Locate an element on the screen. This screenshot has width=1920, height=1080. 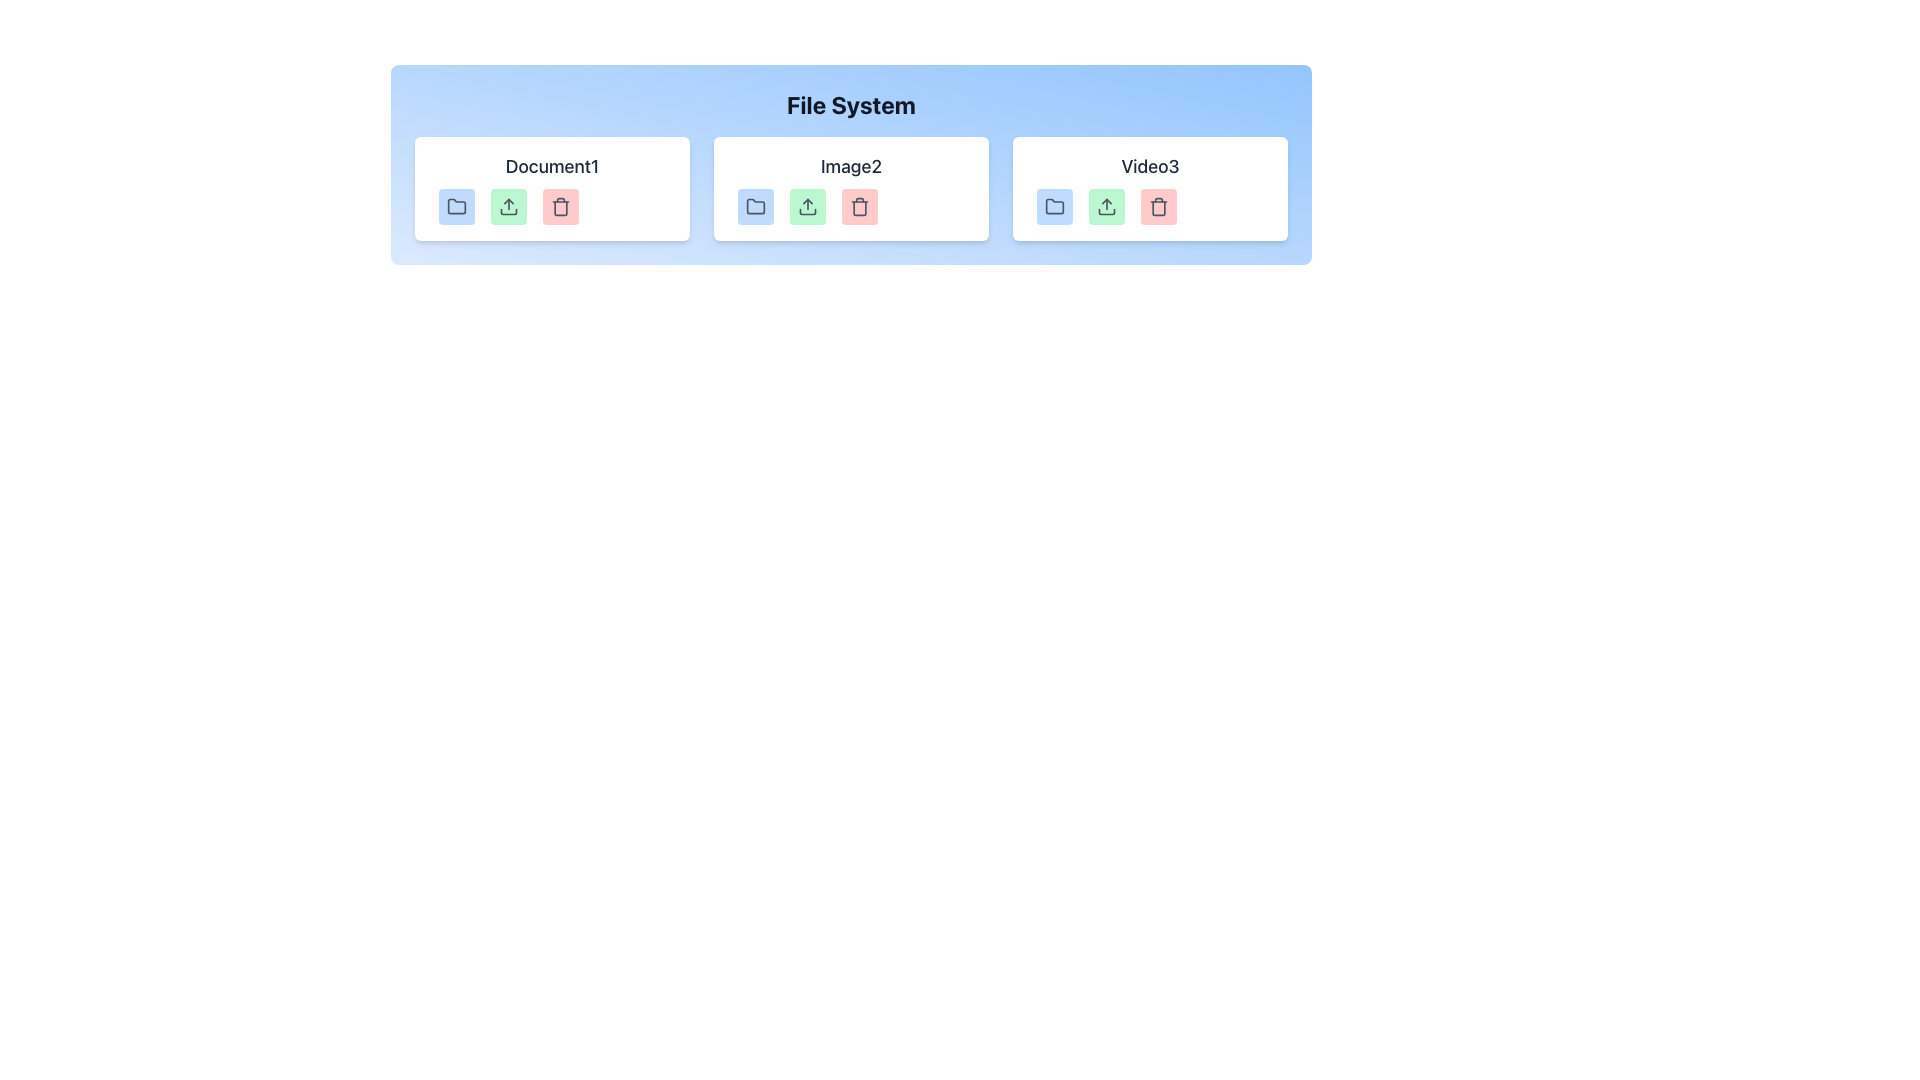
the folder icon with a gray outline located below the label 'Image2' in the 'File System' section is located at coordinates (754, 205).